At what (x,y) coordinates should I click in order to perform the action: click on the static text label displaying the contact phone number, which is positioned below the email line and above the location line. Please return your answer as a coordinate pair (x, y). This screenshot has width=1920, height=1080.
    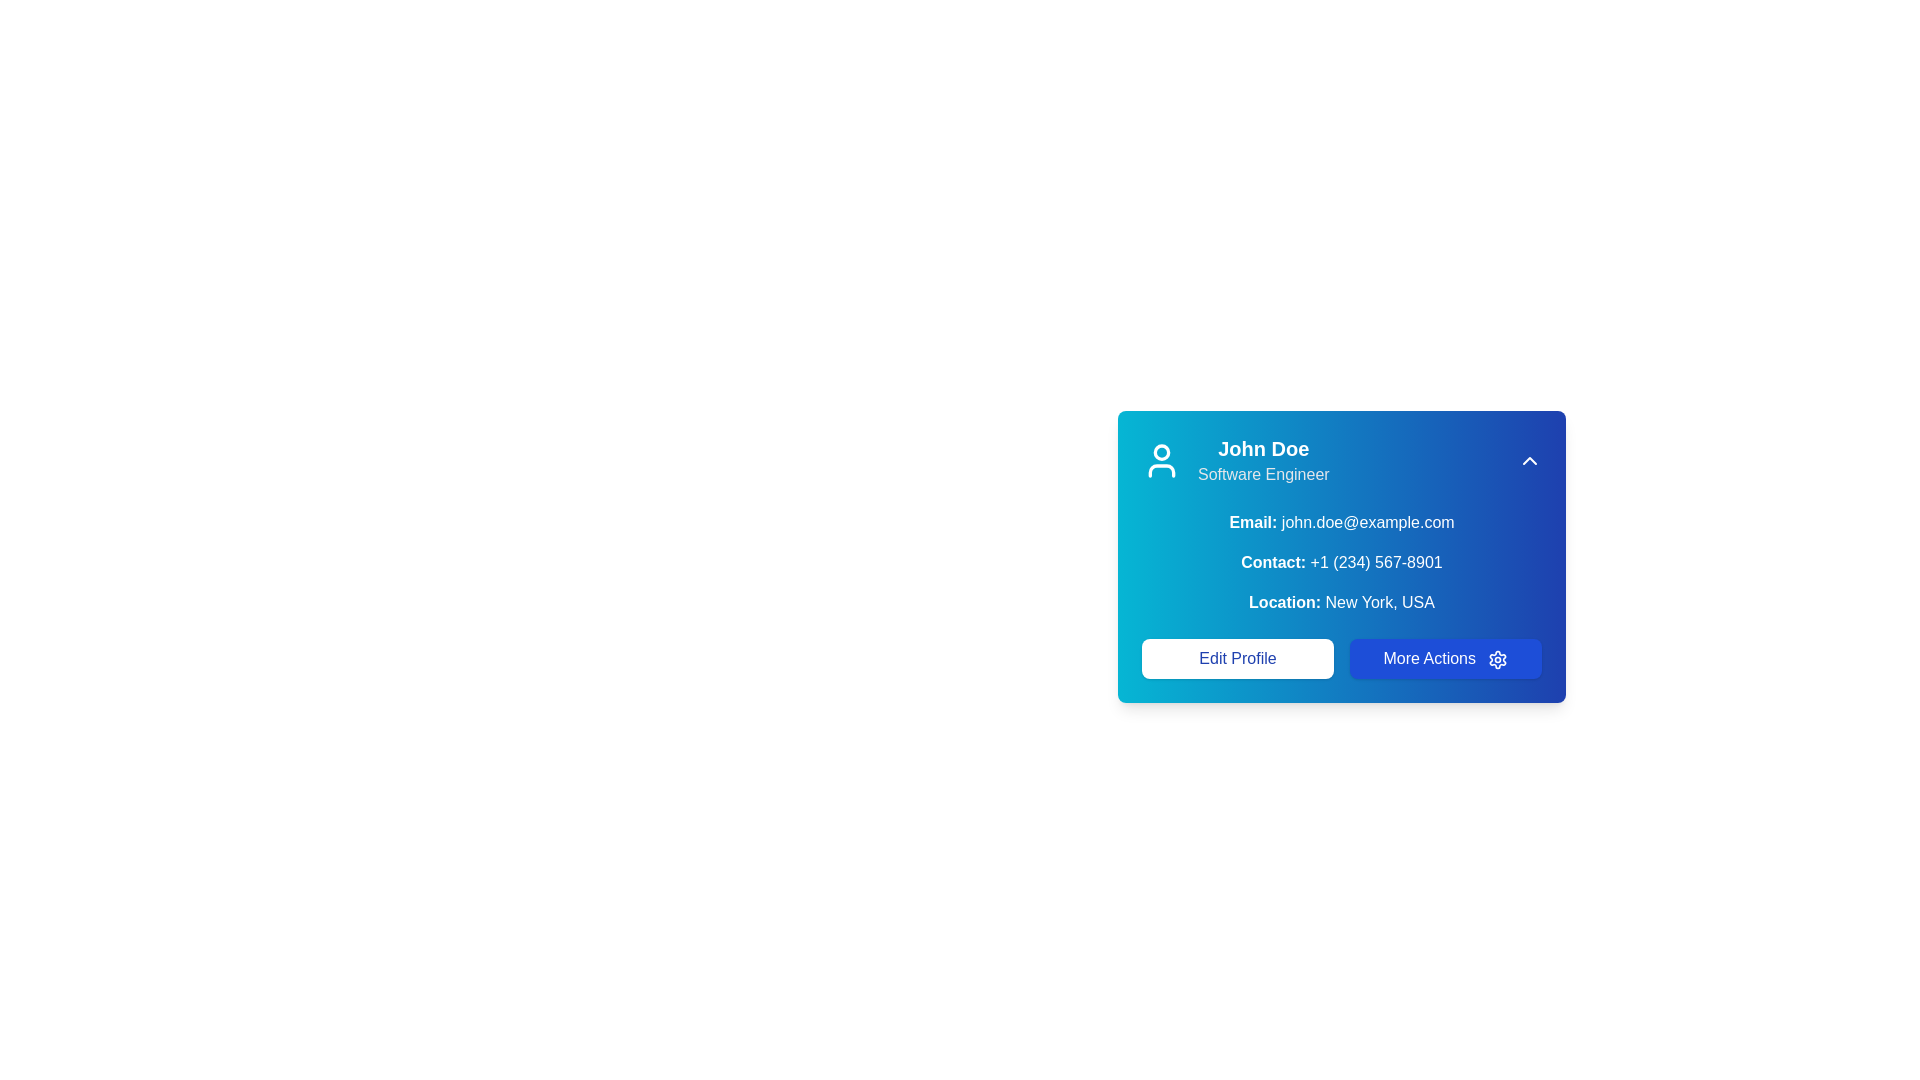
    Looking at the image, I should click on (1342, 563).